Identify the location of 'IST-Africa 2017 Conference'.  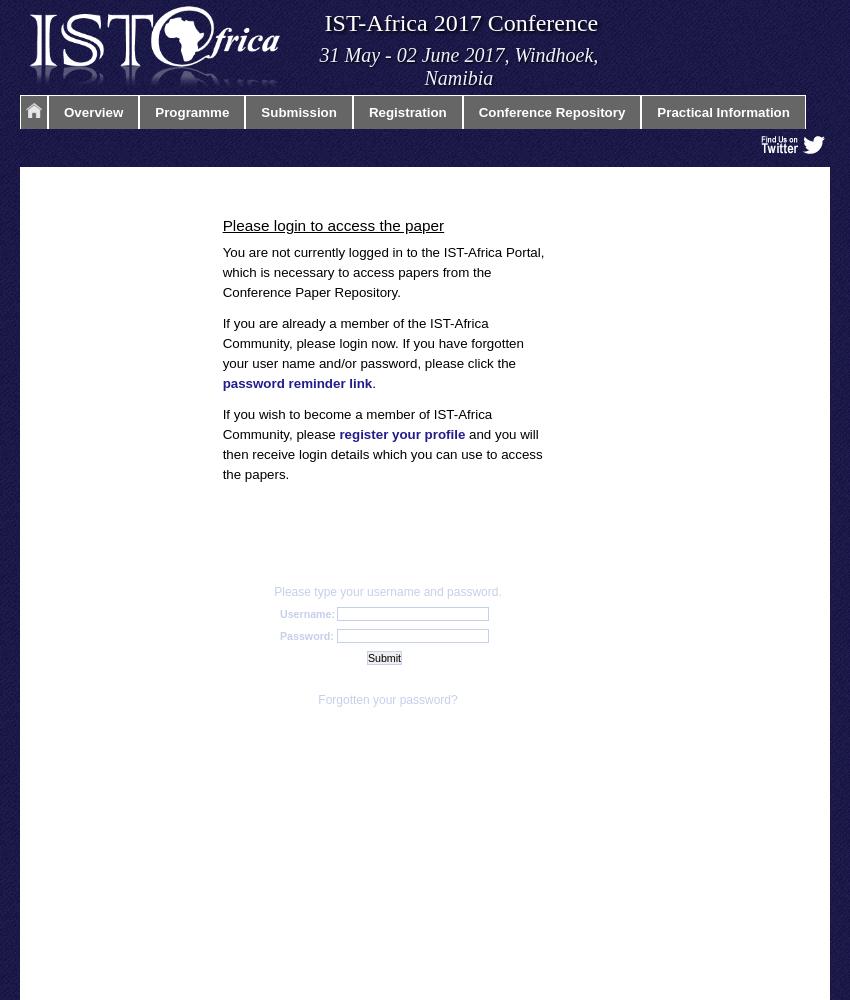
(460, 23).